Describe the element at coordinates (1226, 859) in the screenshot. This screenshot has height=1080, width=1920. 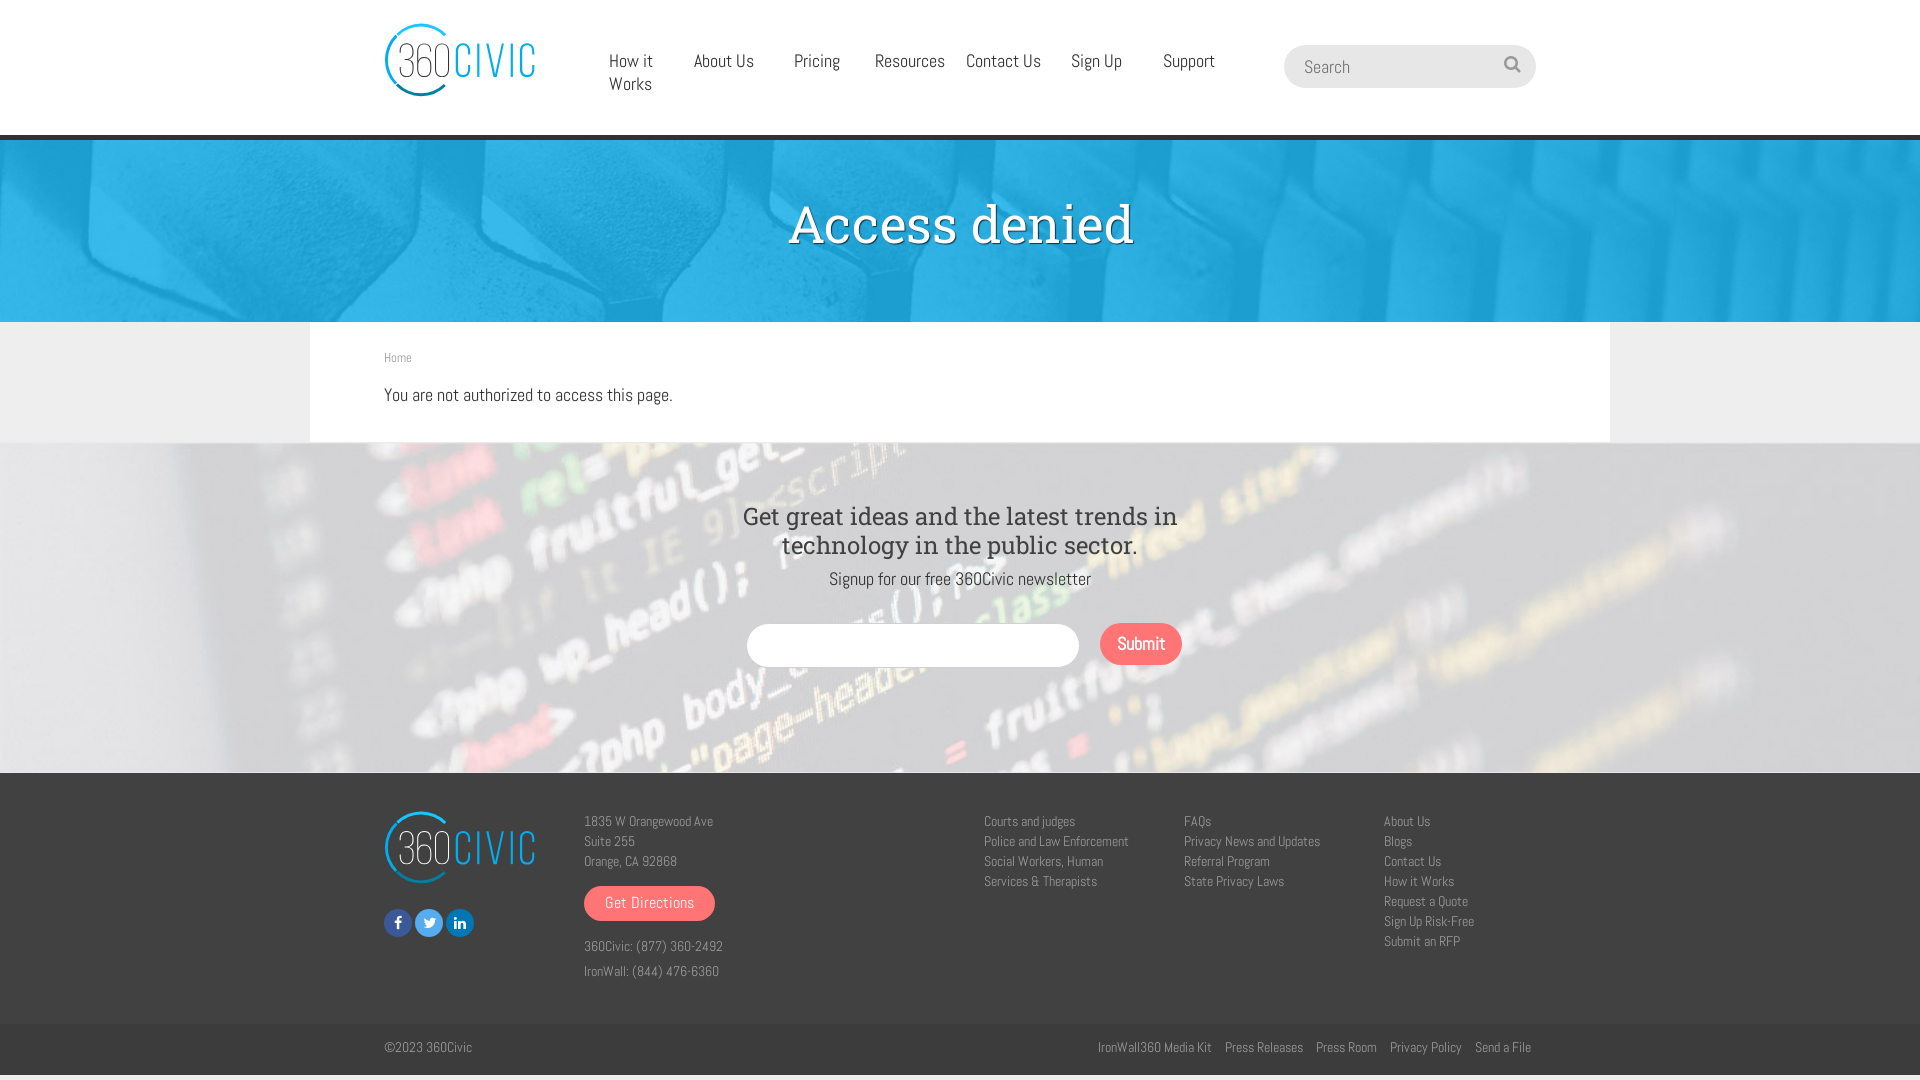
I see `'Referral Program'` at that location.